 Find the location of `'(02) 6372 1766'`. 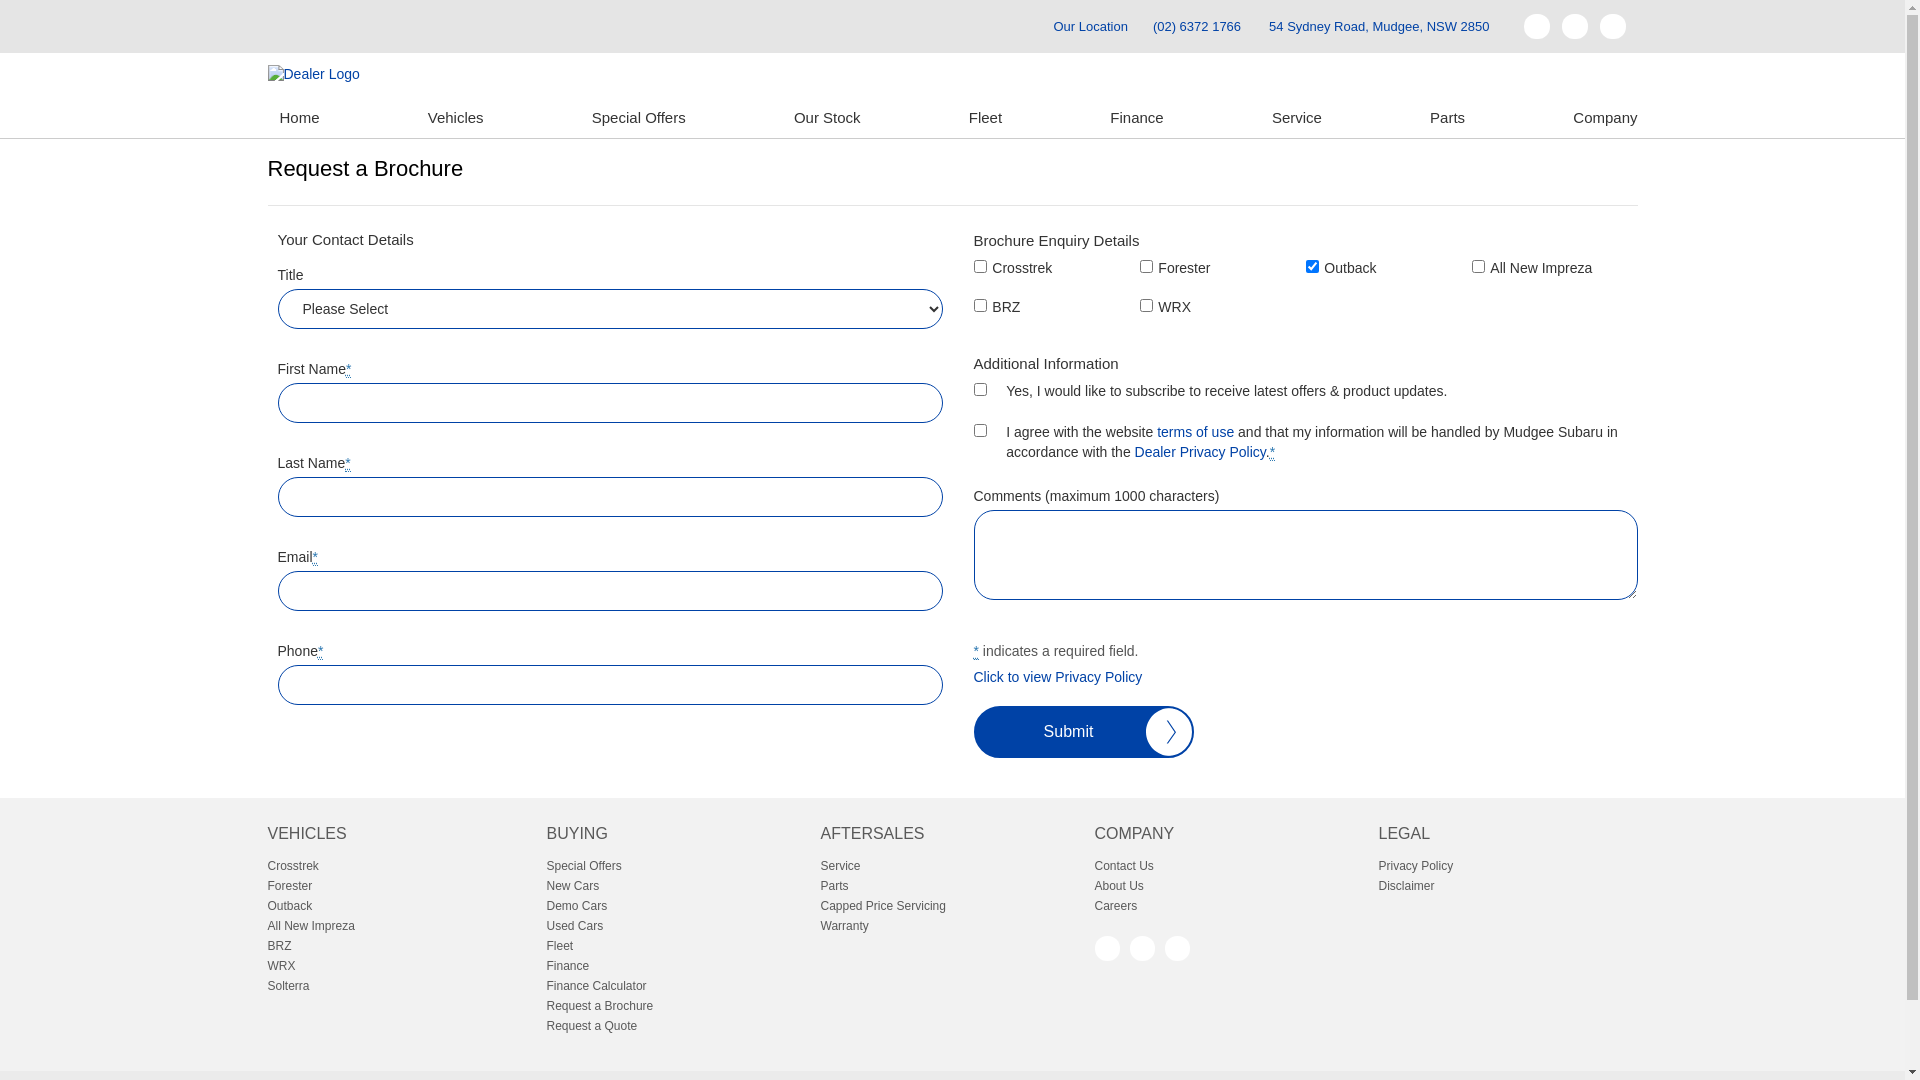

'(02) 6372 1766' is located at coordinates (1196, 26).